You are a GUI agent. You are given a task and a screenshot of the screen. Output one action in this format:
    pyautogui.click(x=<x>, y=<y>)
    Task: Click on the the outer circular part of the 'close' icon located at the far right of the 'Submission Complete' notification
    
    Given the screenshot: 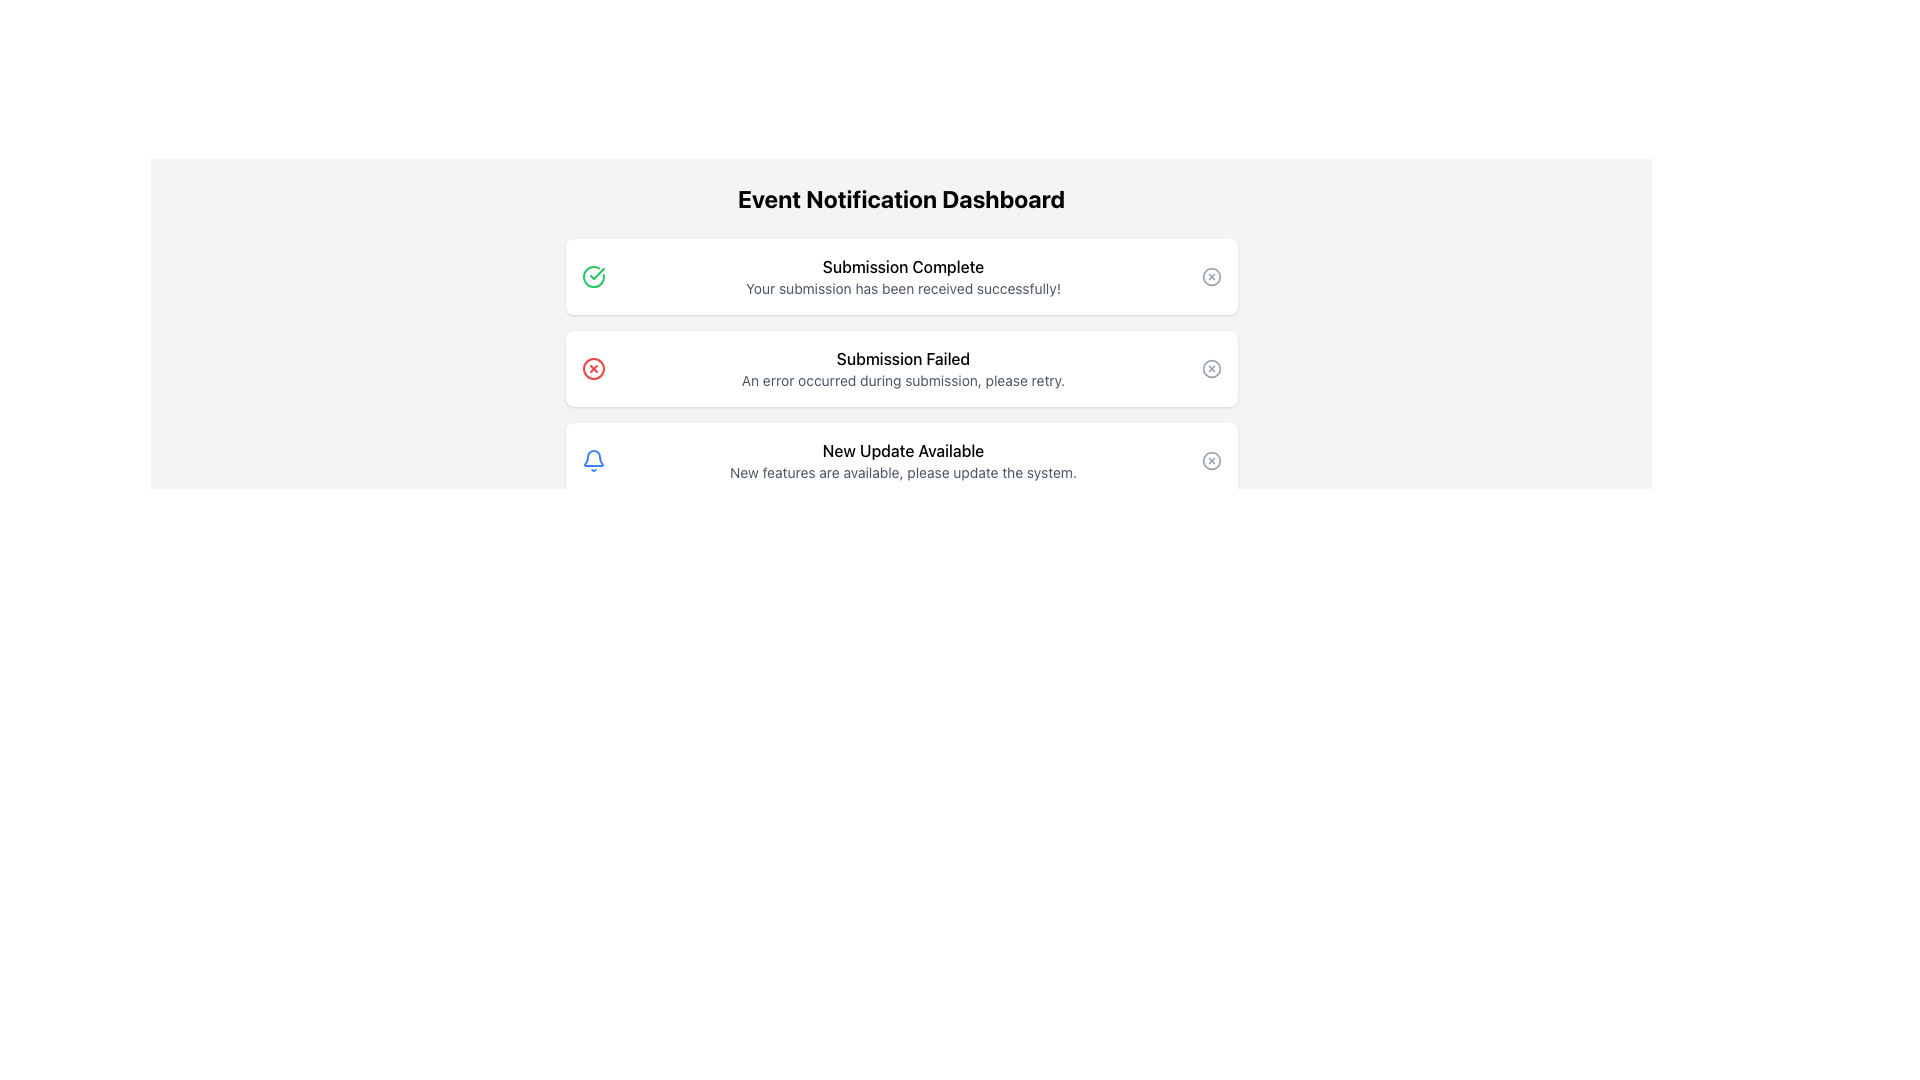 What is the action you would take?
    pyautogui.click(x=1210, y=277)
    